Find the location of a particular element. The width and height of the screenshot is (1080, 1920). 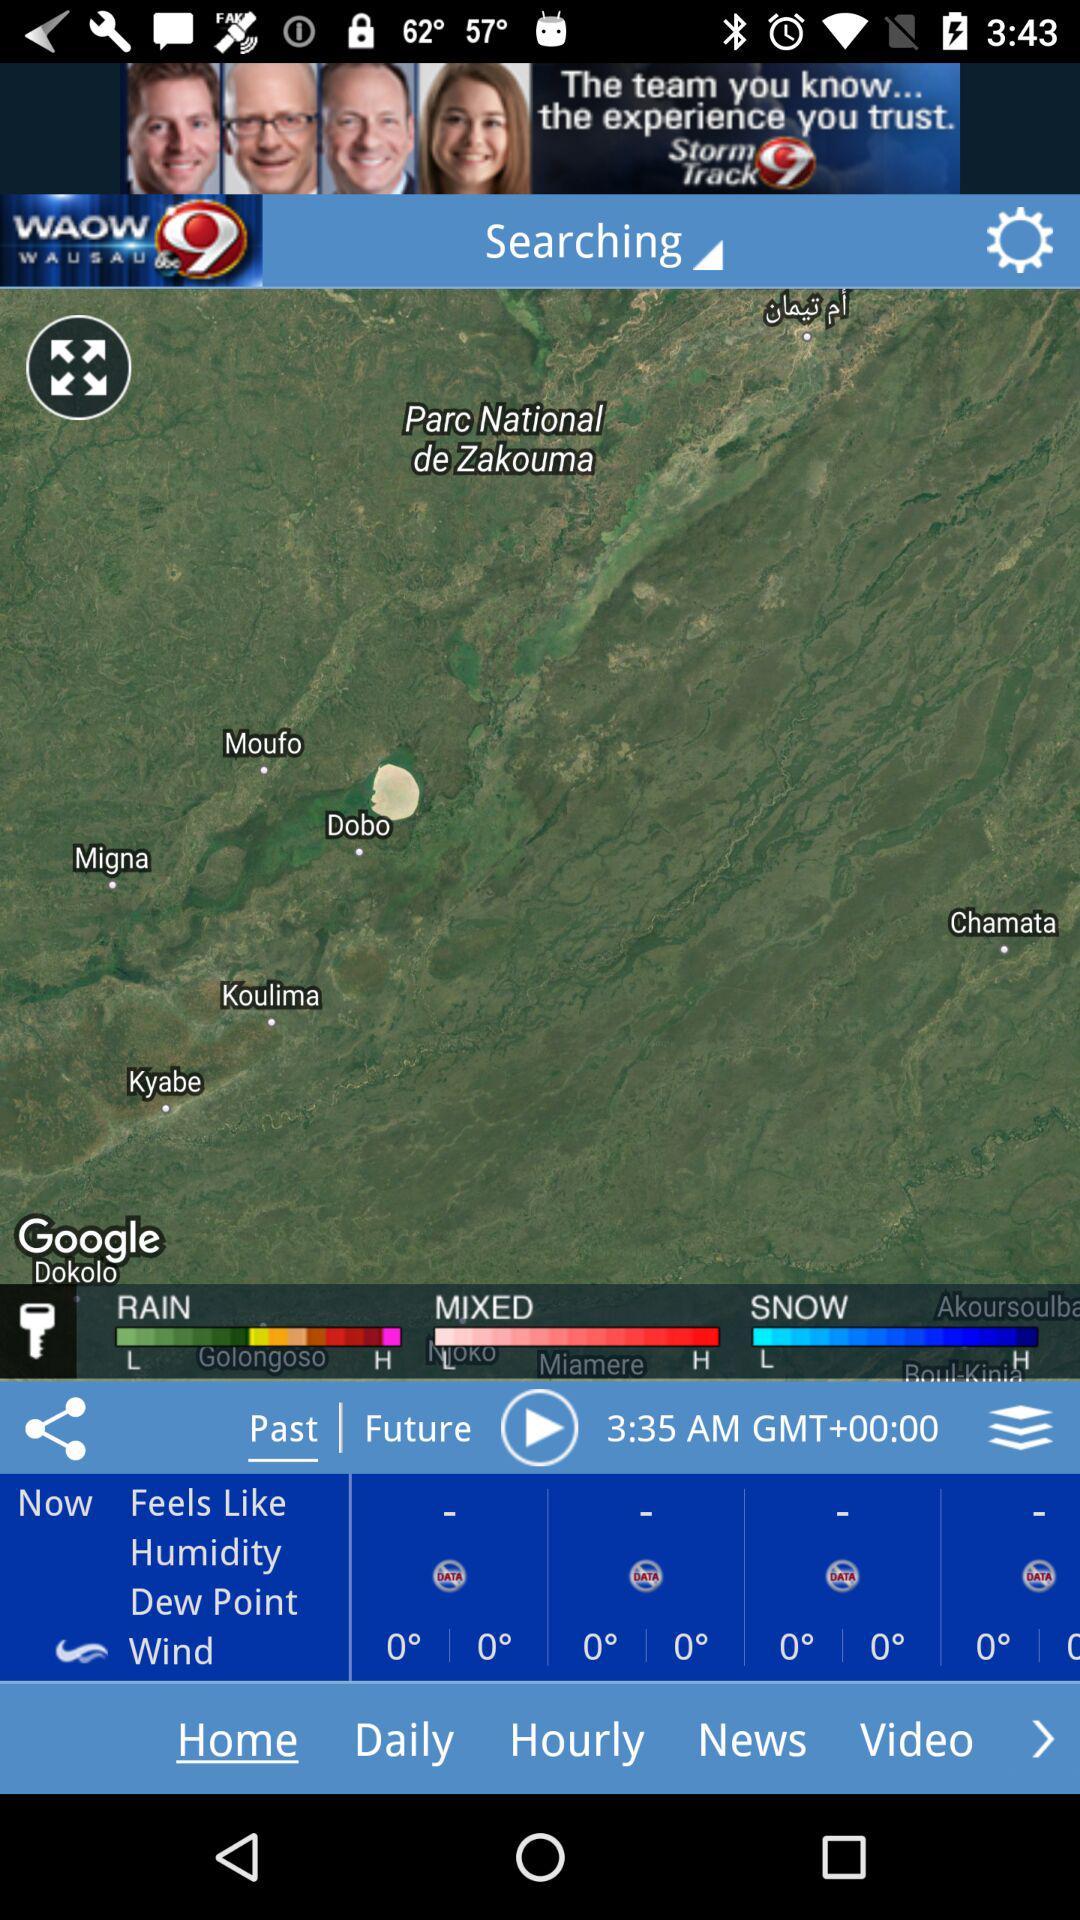

the layers icon is located at coordinates (1020, 1426).